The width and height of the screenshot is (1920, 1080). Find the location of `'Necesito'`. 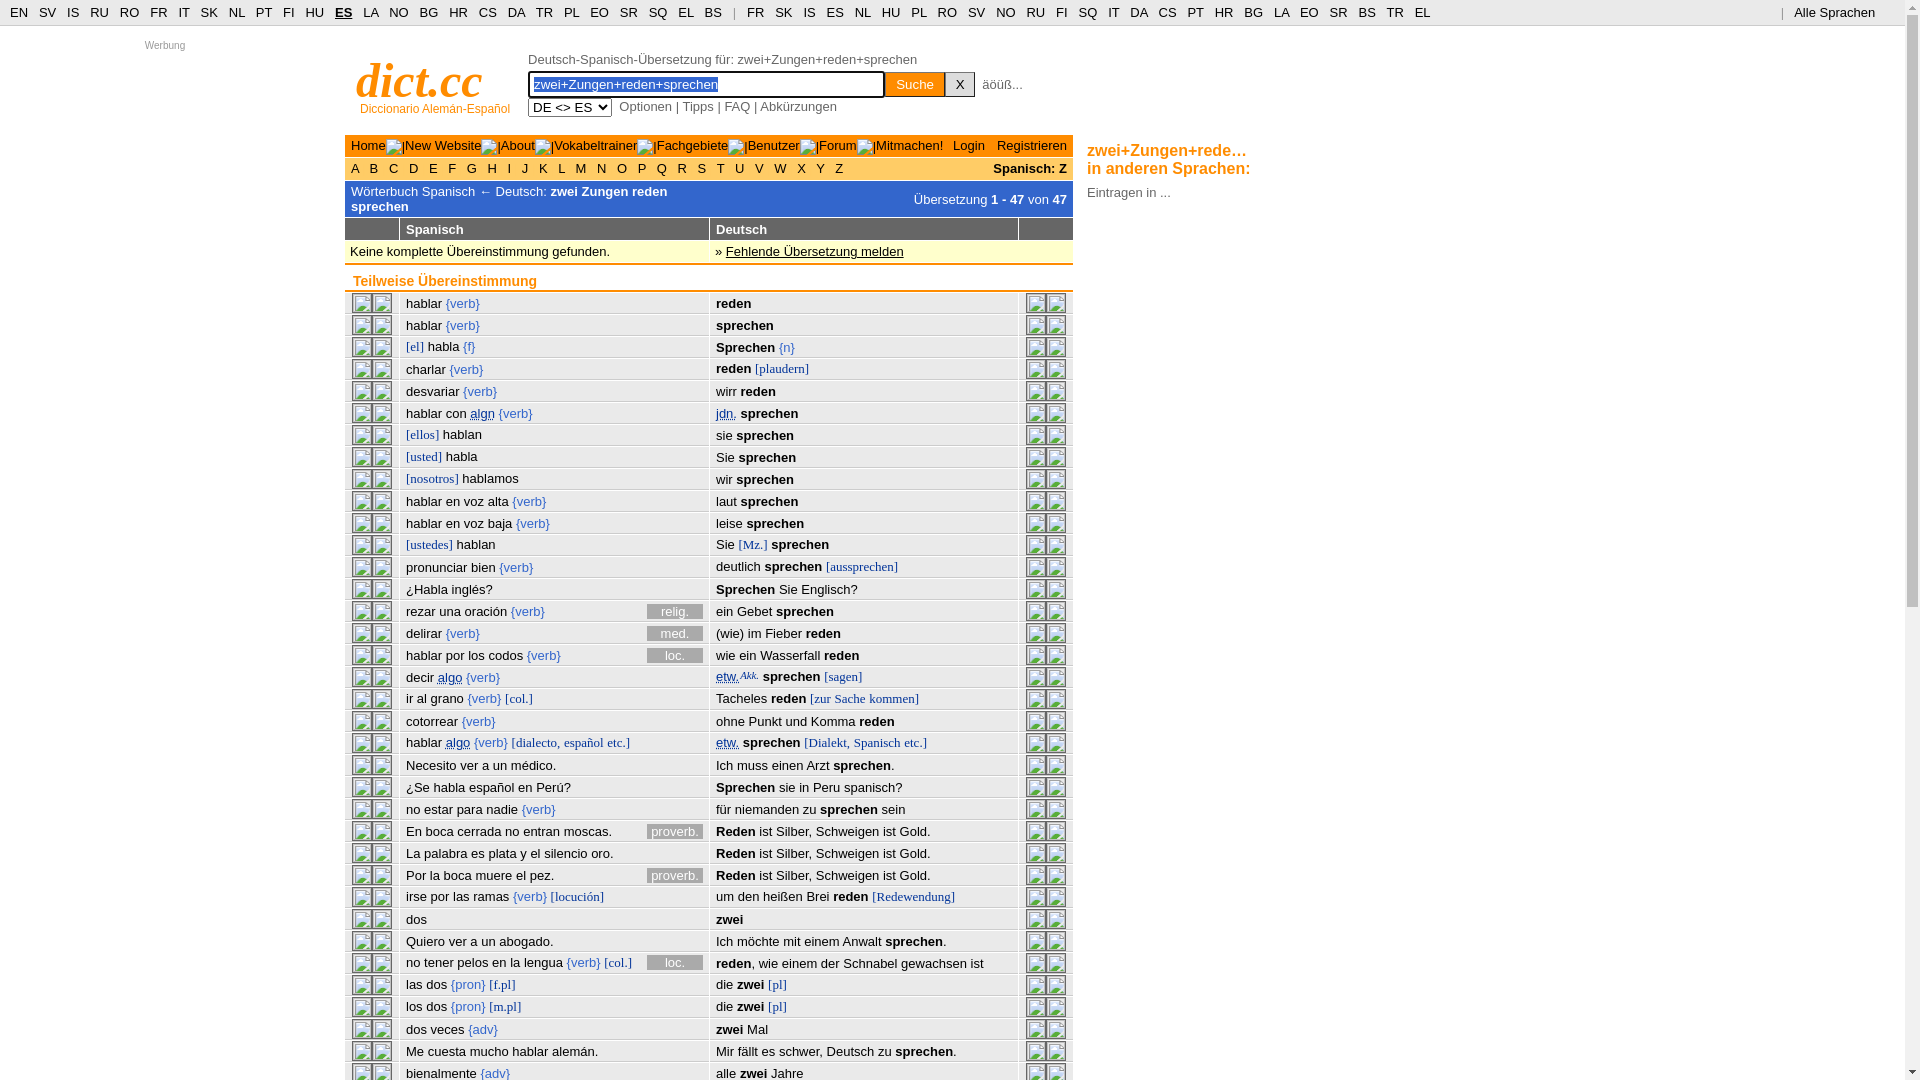

'Necesito' is located at coordinates (405, 765).